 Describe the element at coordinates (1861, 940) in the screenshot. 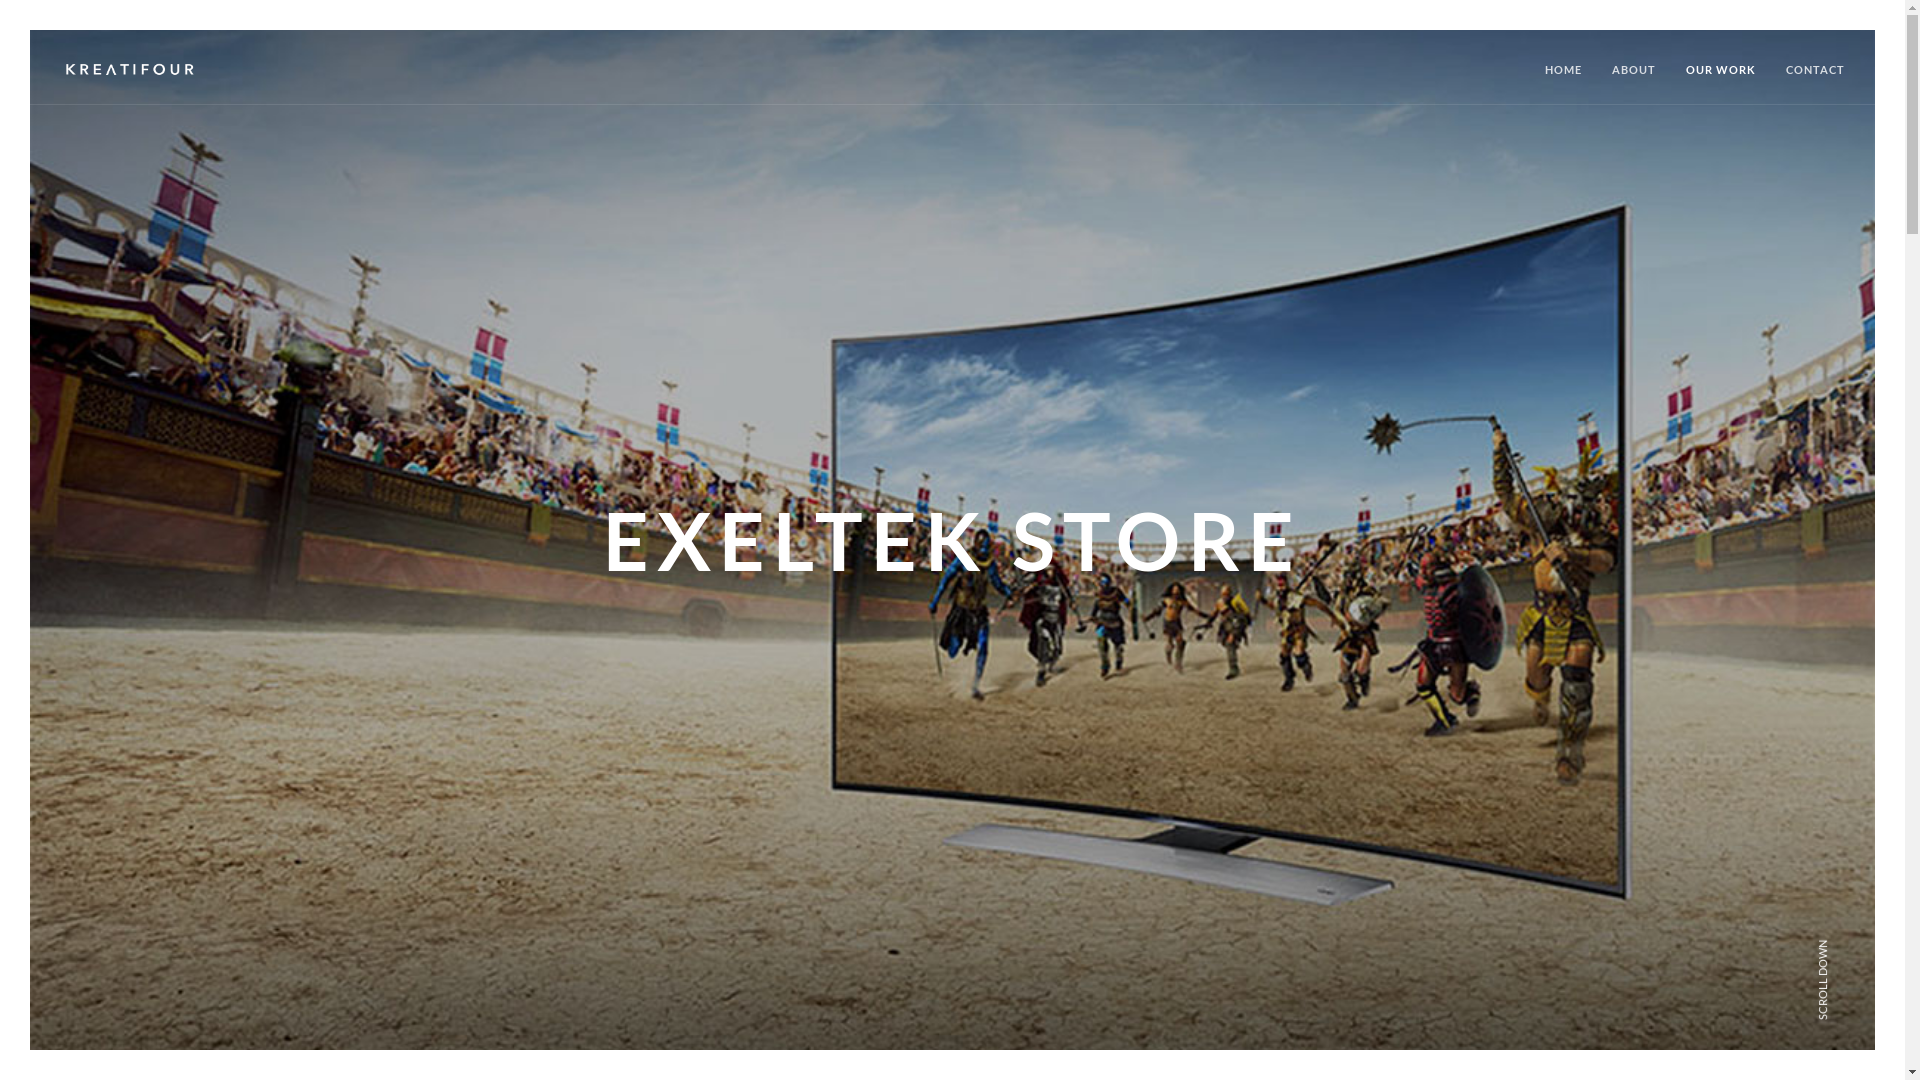

I see `'SCROLL DOWN'` at that location.